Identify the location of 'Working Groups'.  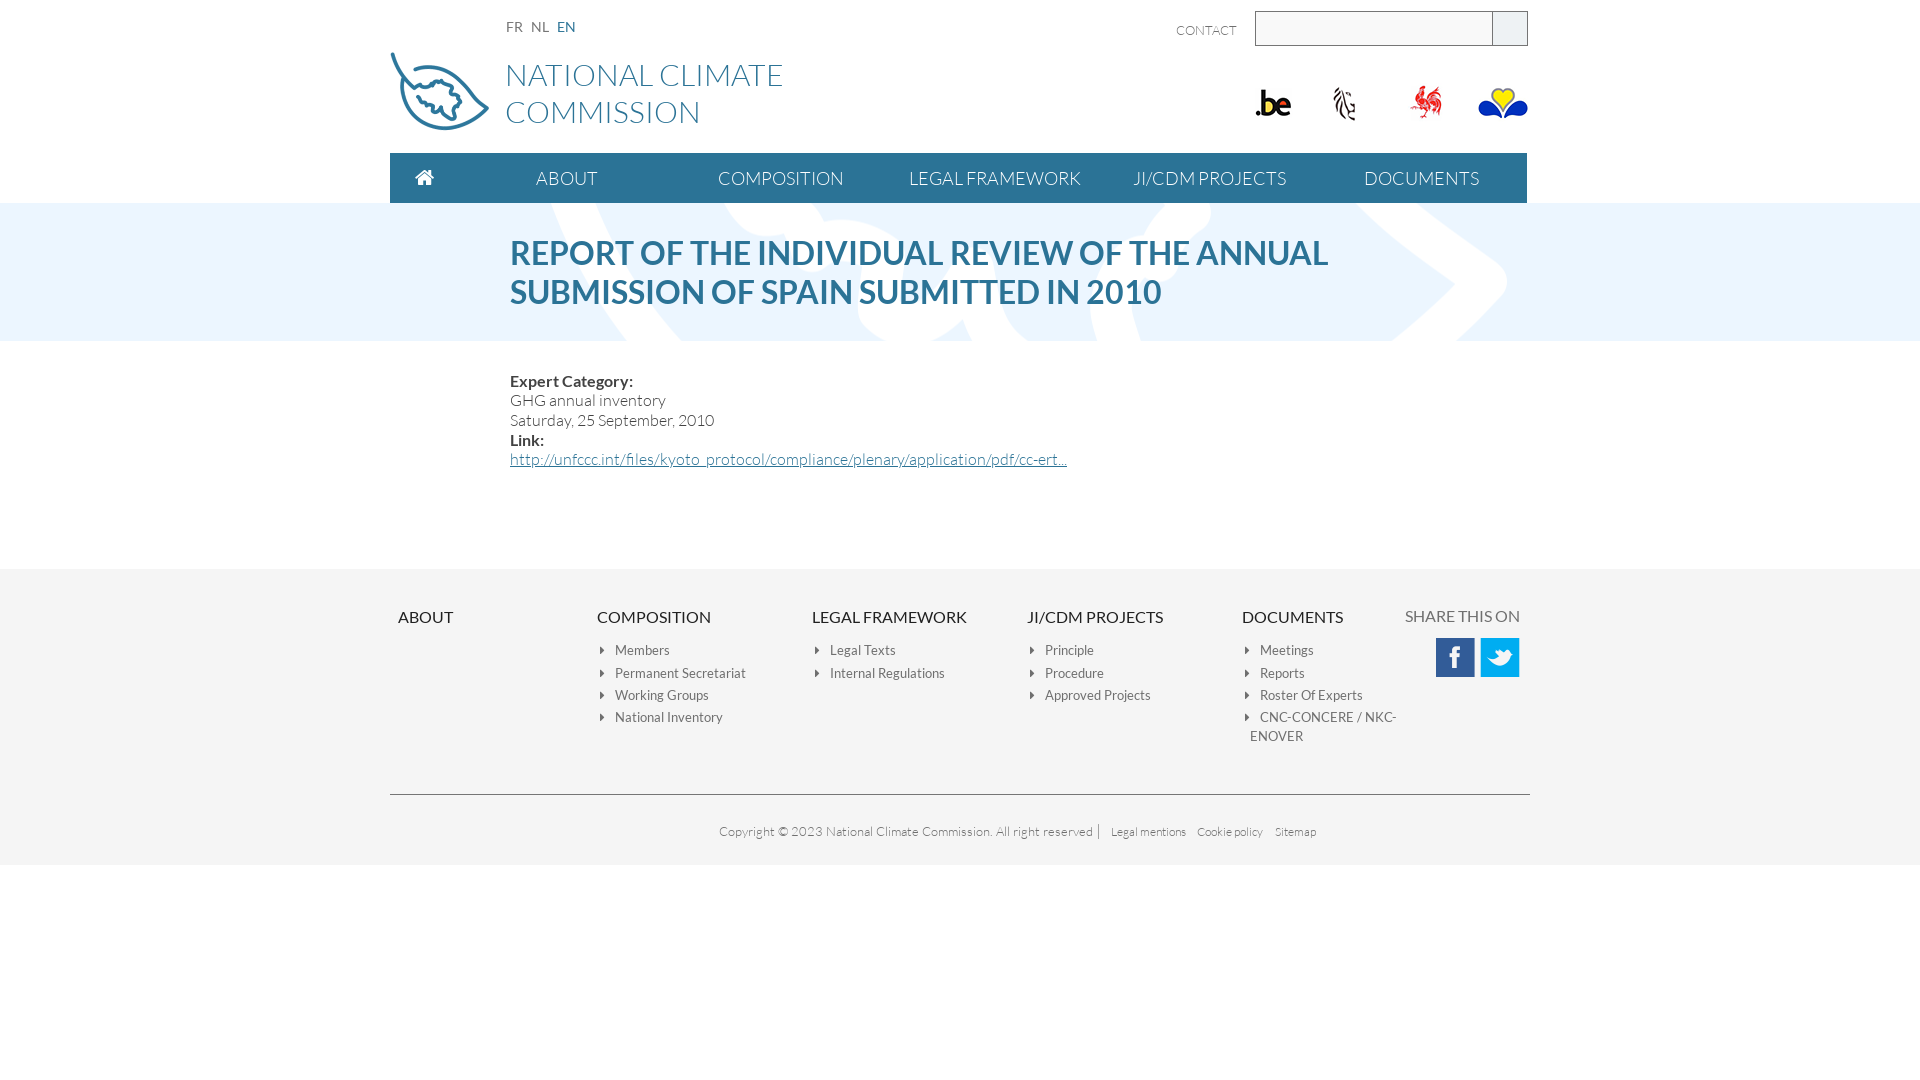
(654, 693).